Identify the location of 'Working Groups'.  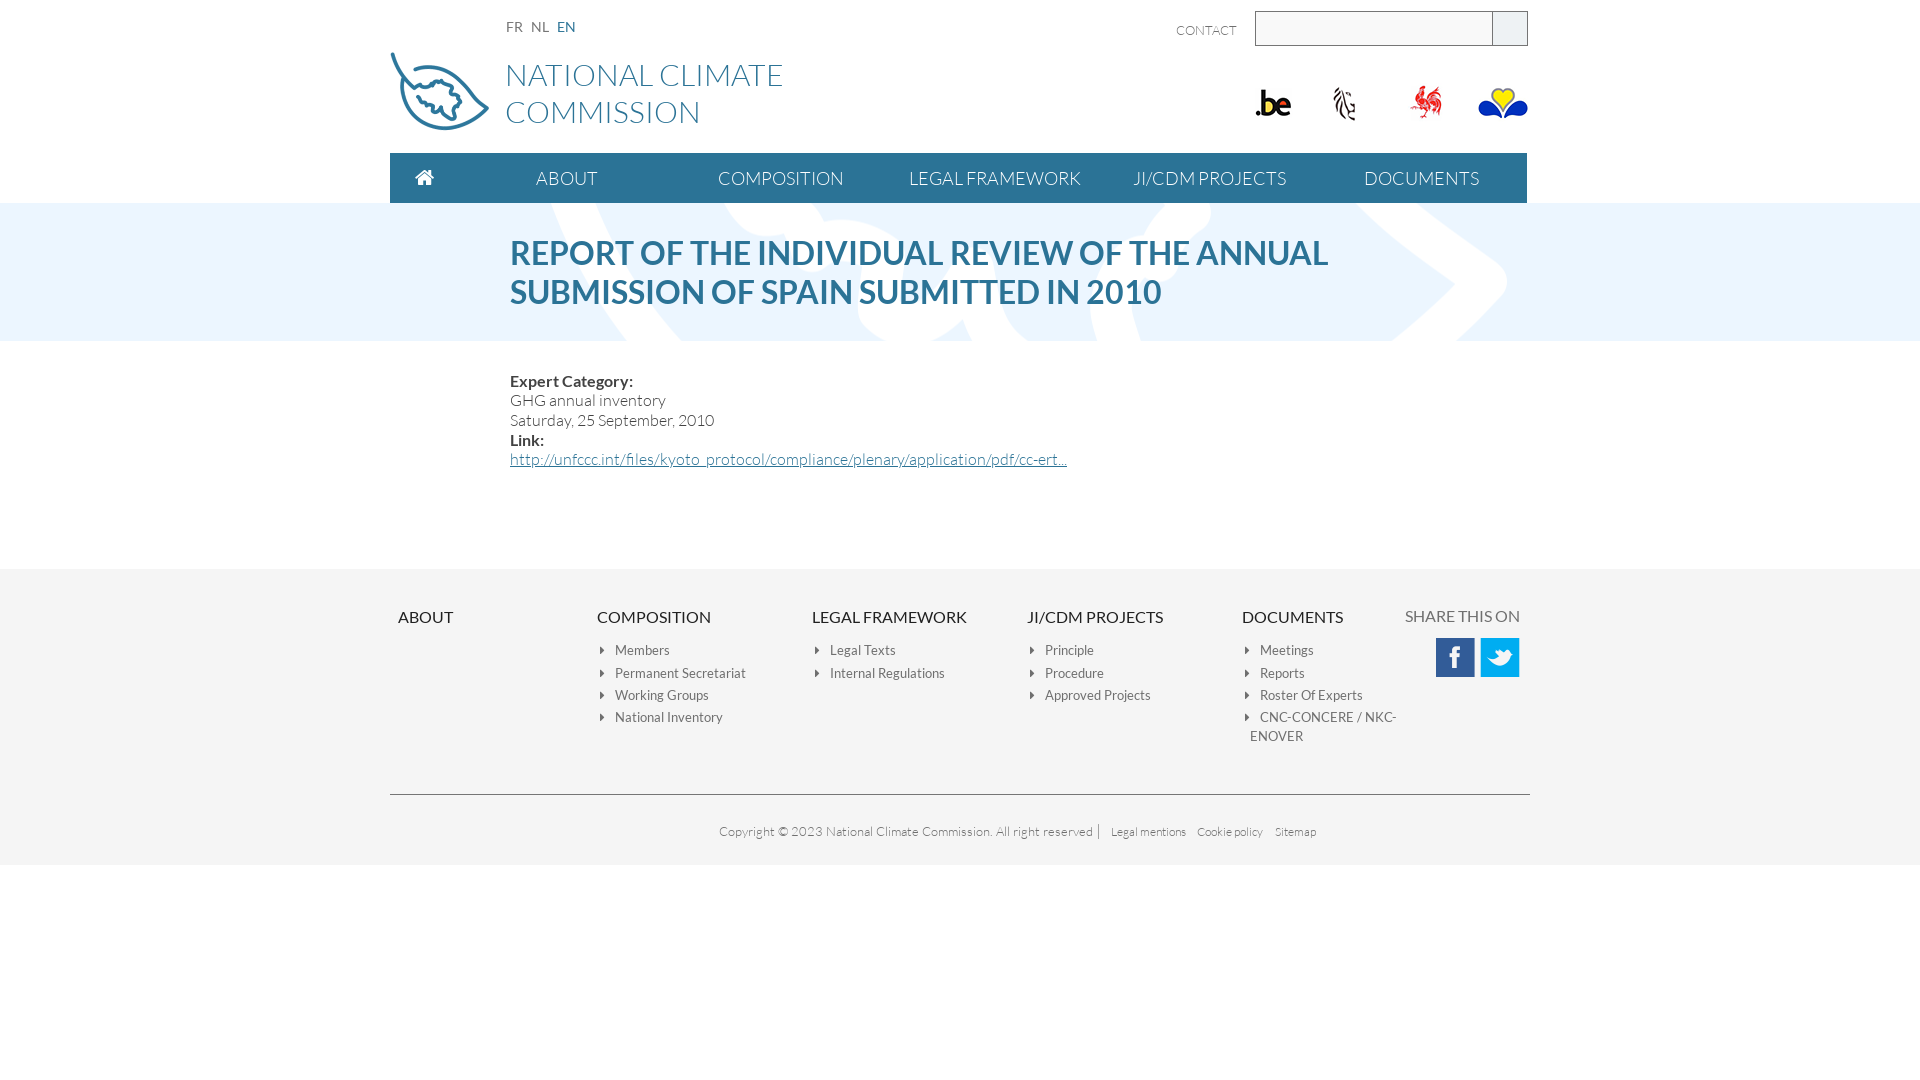
(654, 693).